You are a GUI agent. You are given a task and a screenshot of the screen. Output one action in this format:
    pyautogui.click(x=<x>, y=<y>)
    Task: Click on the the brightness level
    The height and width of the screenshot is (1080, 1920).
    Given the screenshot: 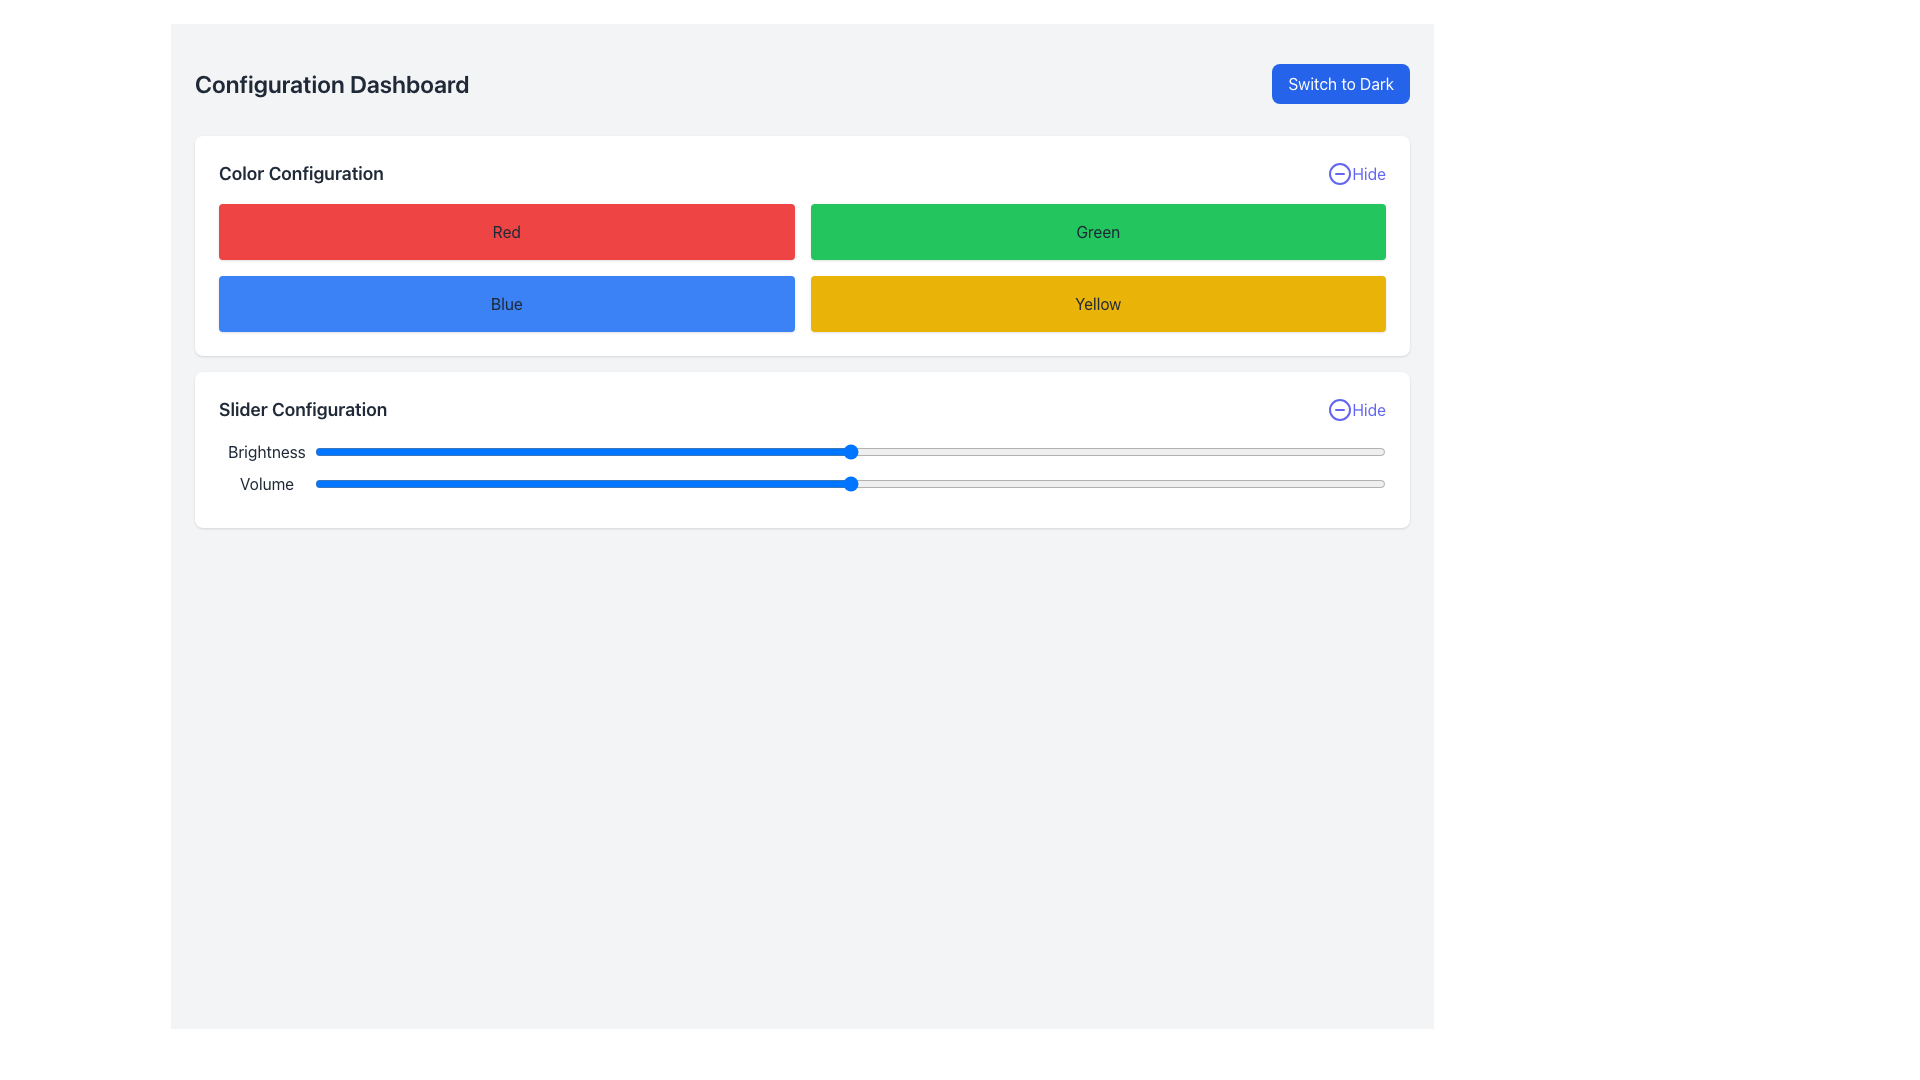 What is the action you would take?
    pyautogui.click(x=1321, y=451)
    